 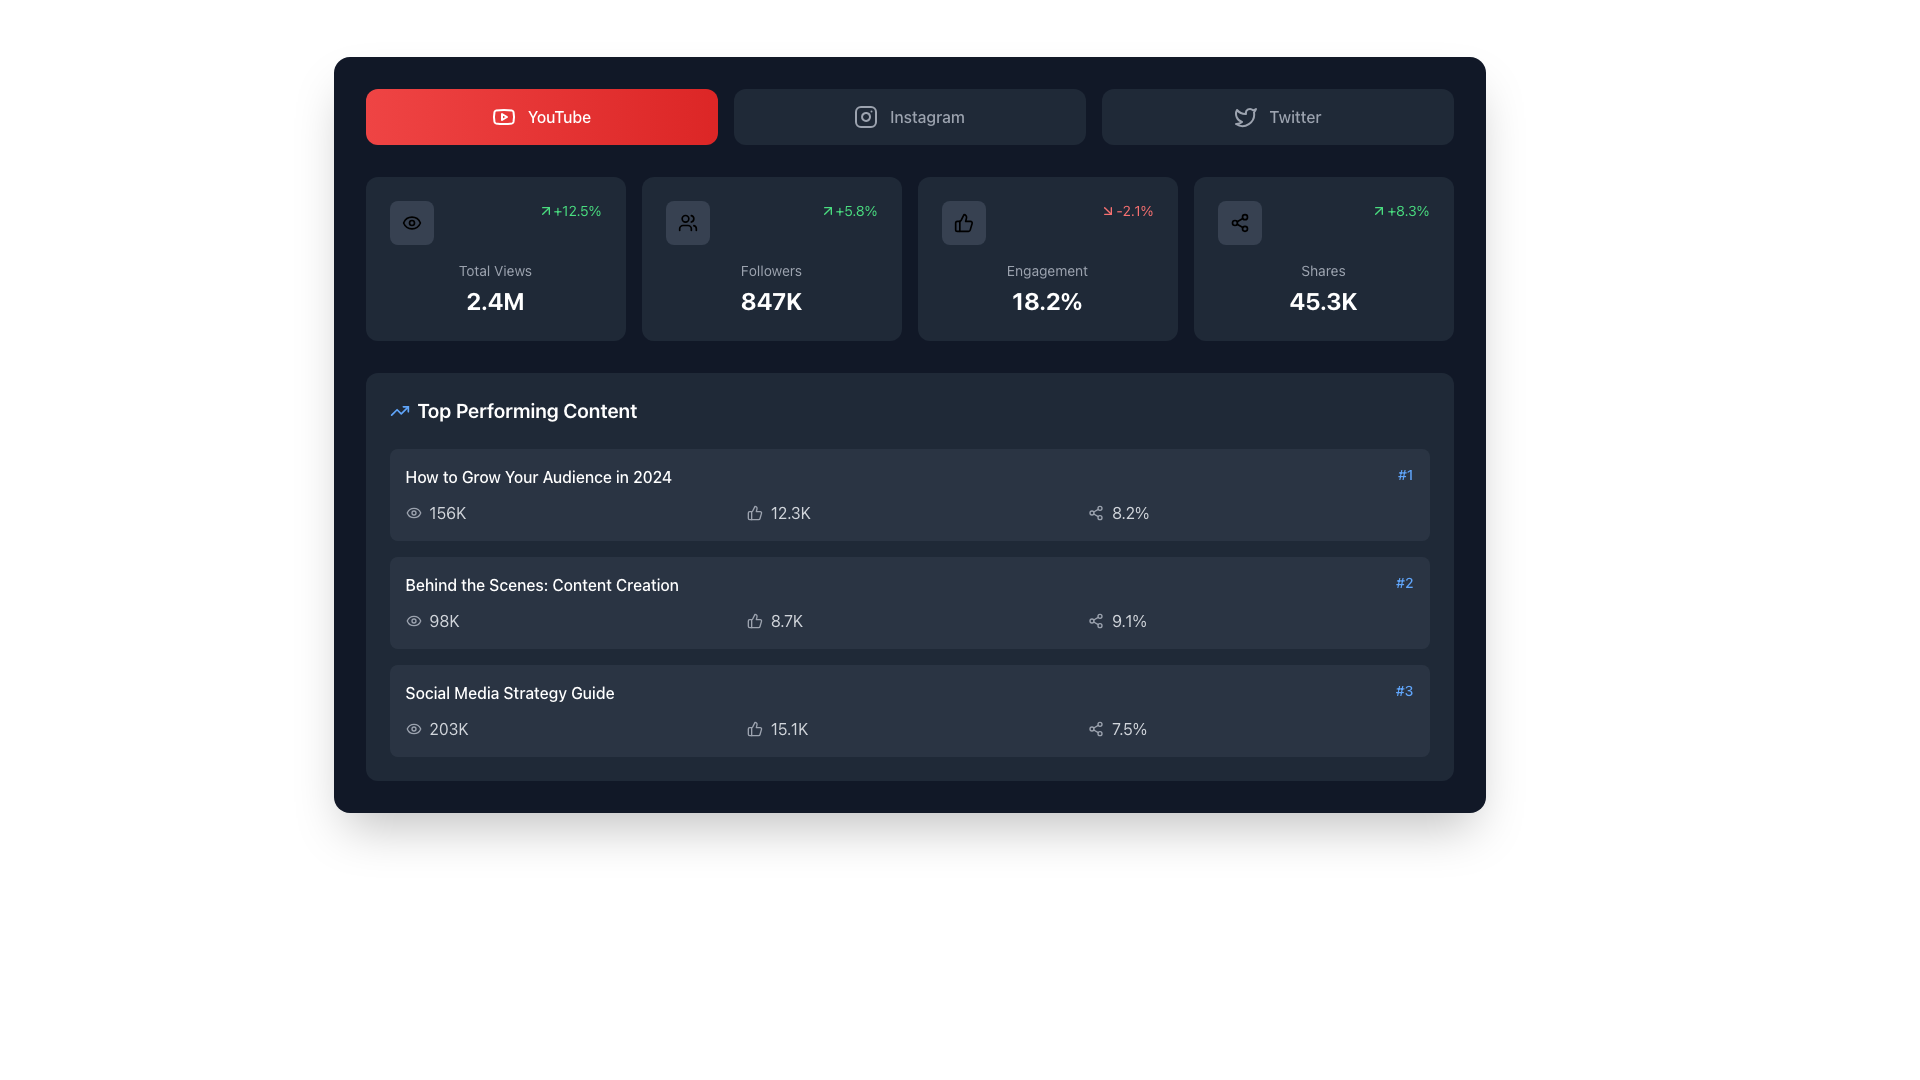 I want to click on the upward trend icon located at the top-right of the 'Shares' information rectangle, adjacent to the '+8.3%' text, so click(x=1378, y=211).